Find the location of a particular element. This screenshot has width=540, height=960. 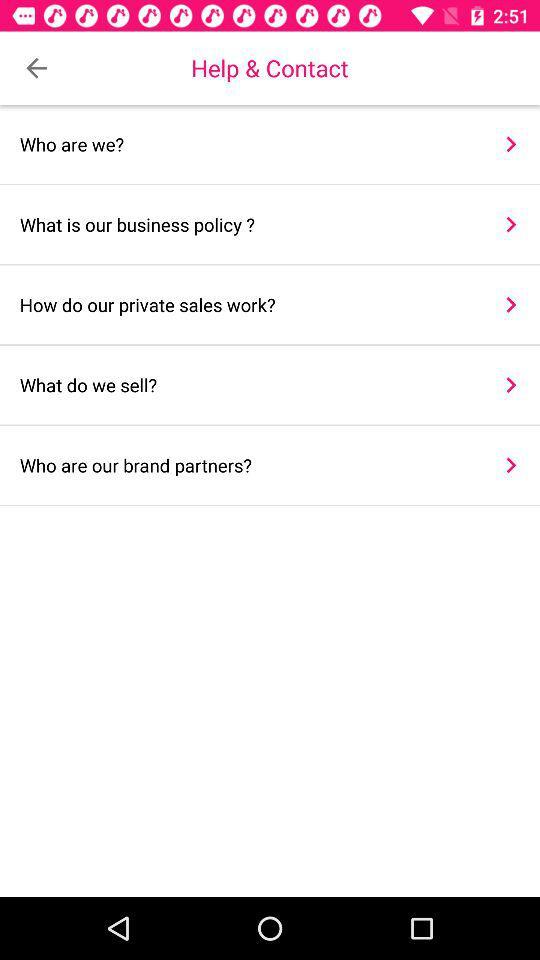

the item next to the what do we is located at coordinates (511, 384).